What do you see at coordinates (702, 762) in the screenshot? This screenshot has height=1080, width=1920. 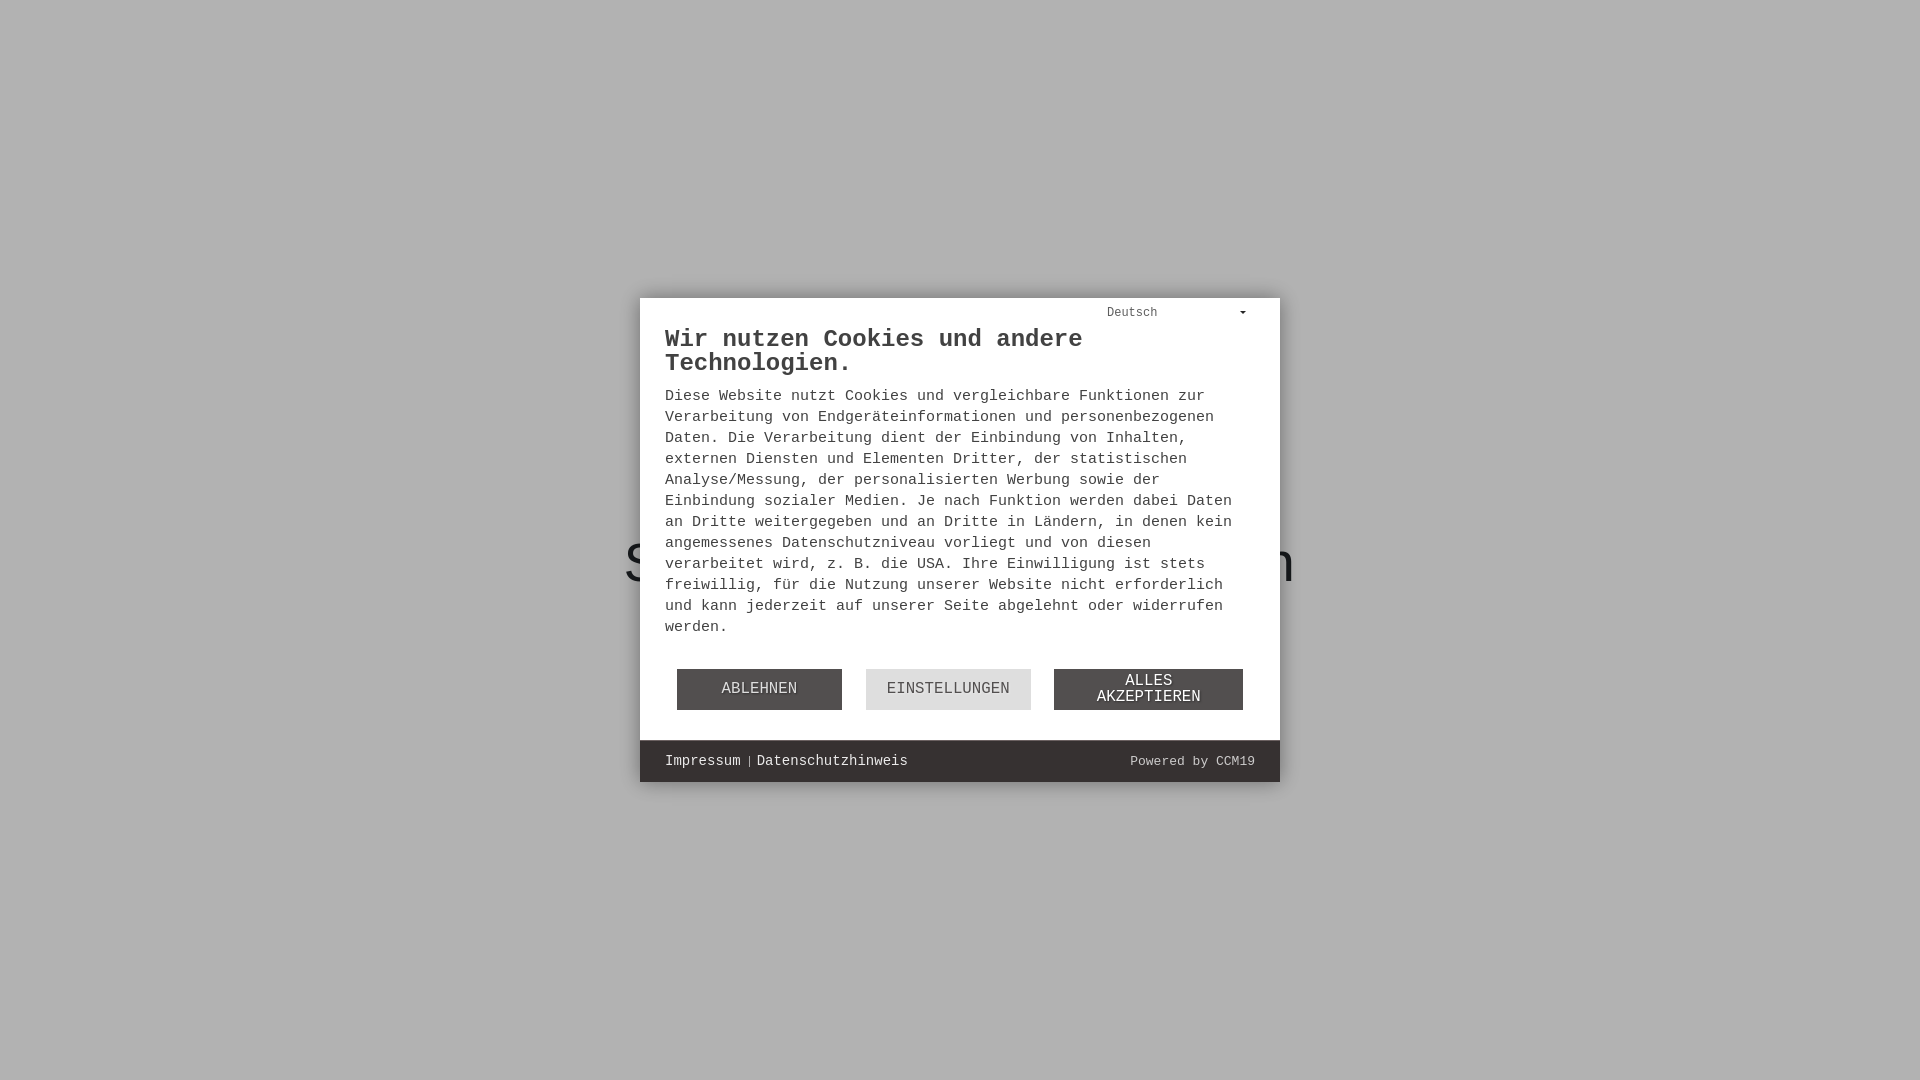 I see `'Impressum'` at bounding box center [702, 762].